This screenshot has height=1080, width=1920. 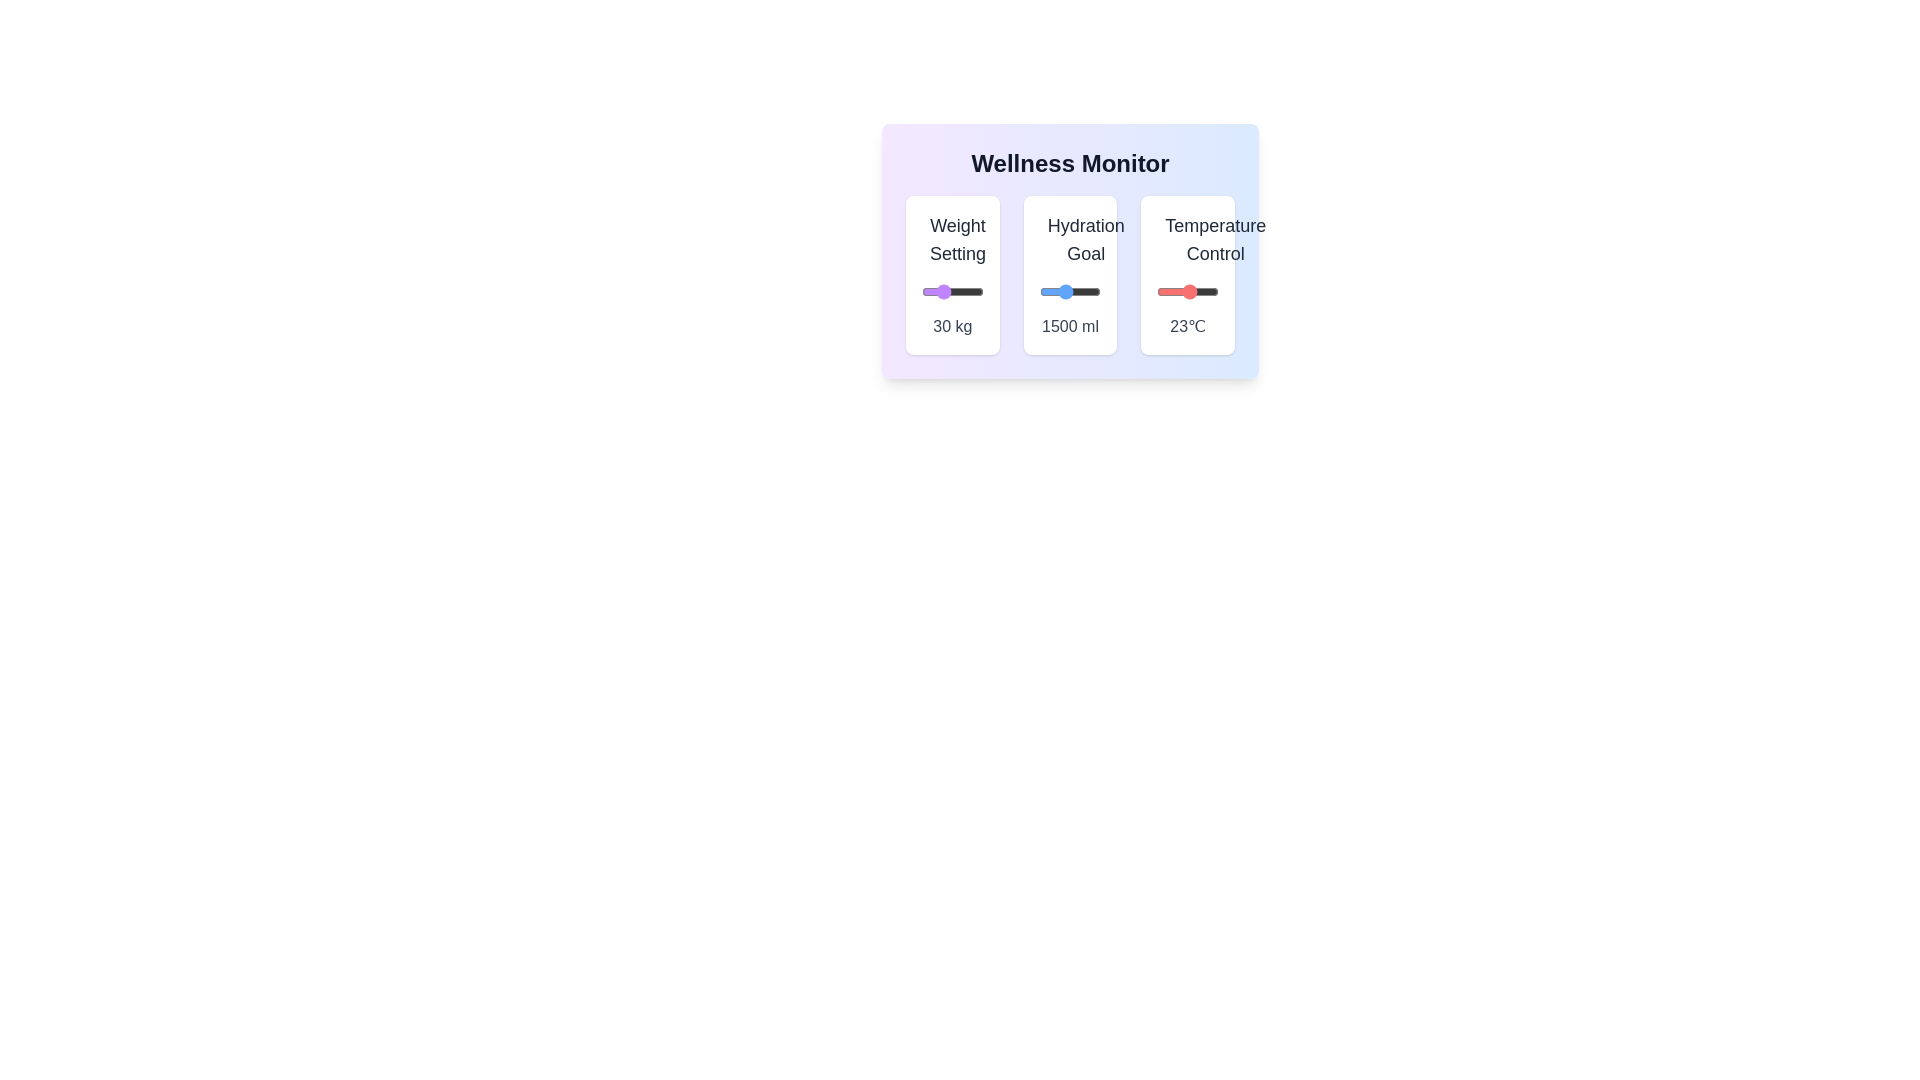 I want to click on the temperature, so click(x=1209, y=292).